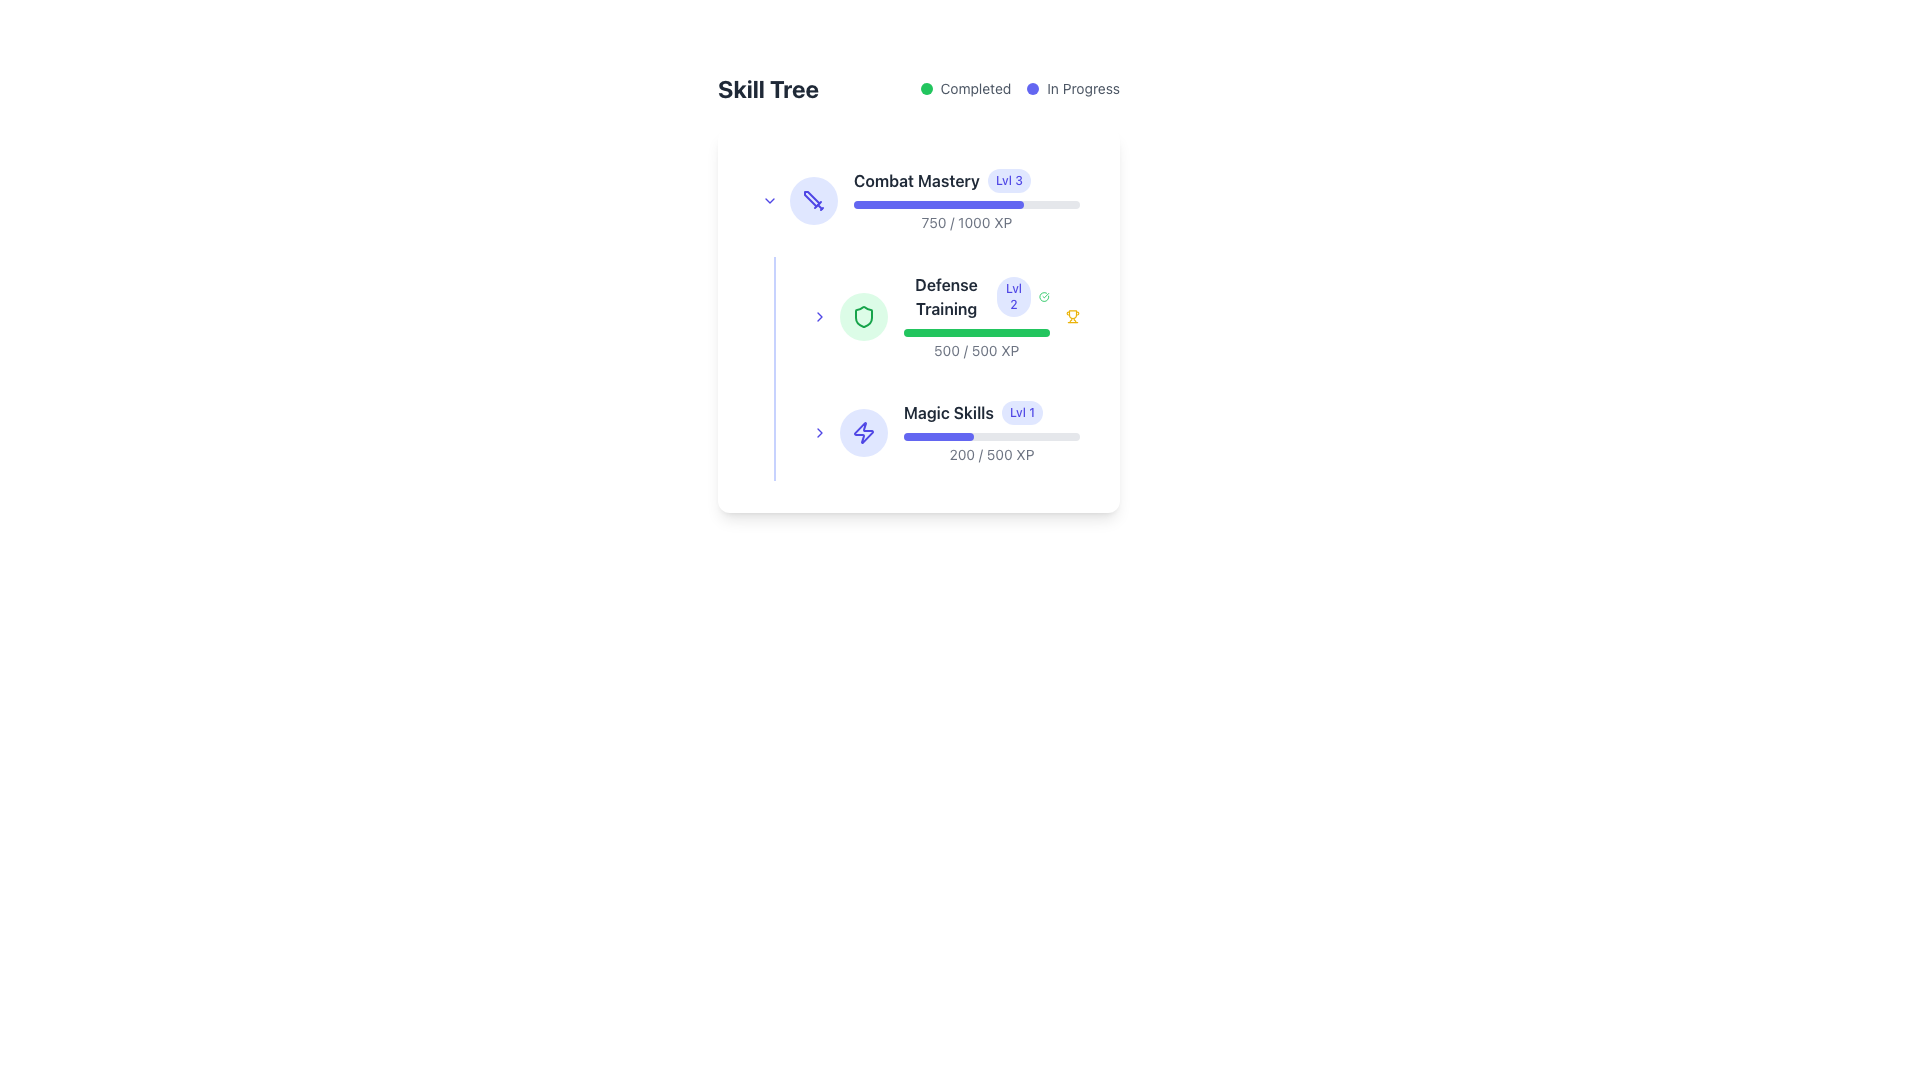 The height and width of the screenshot is (1080, 1920). I want to click on the decorative icon with a light indigo background and a deep indigo bolt symbol, located in the 'Magic Skills' card section near the top-left, so click(864, 431).